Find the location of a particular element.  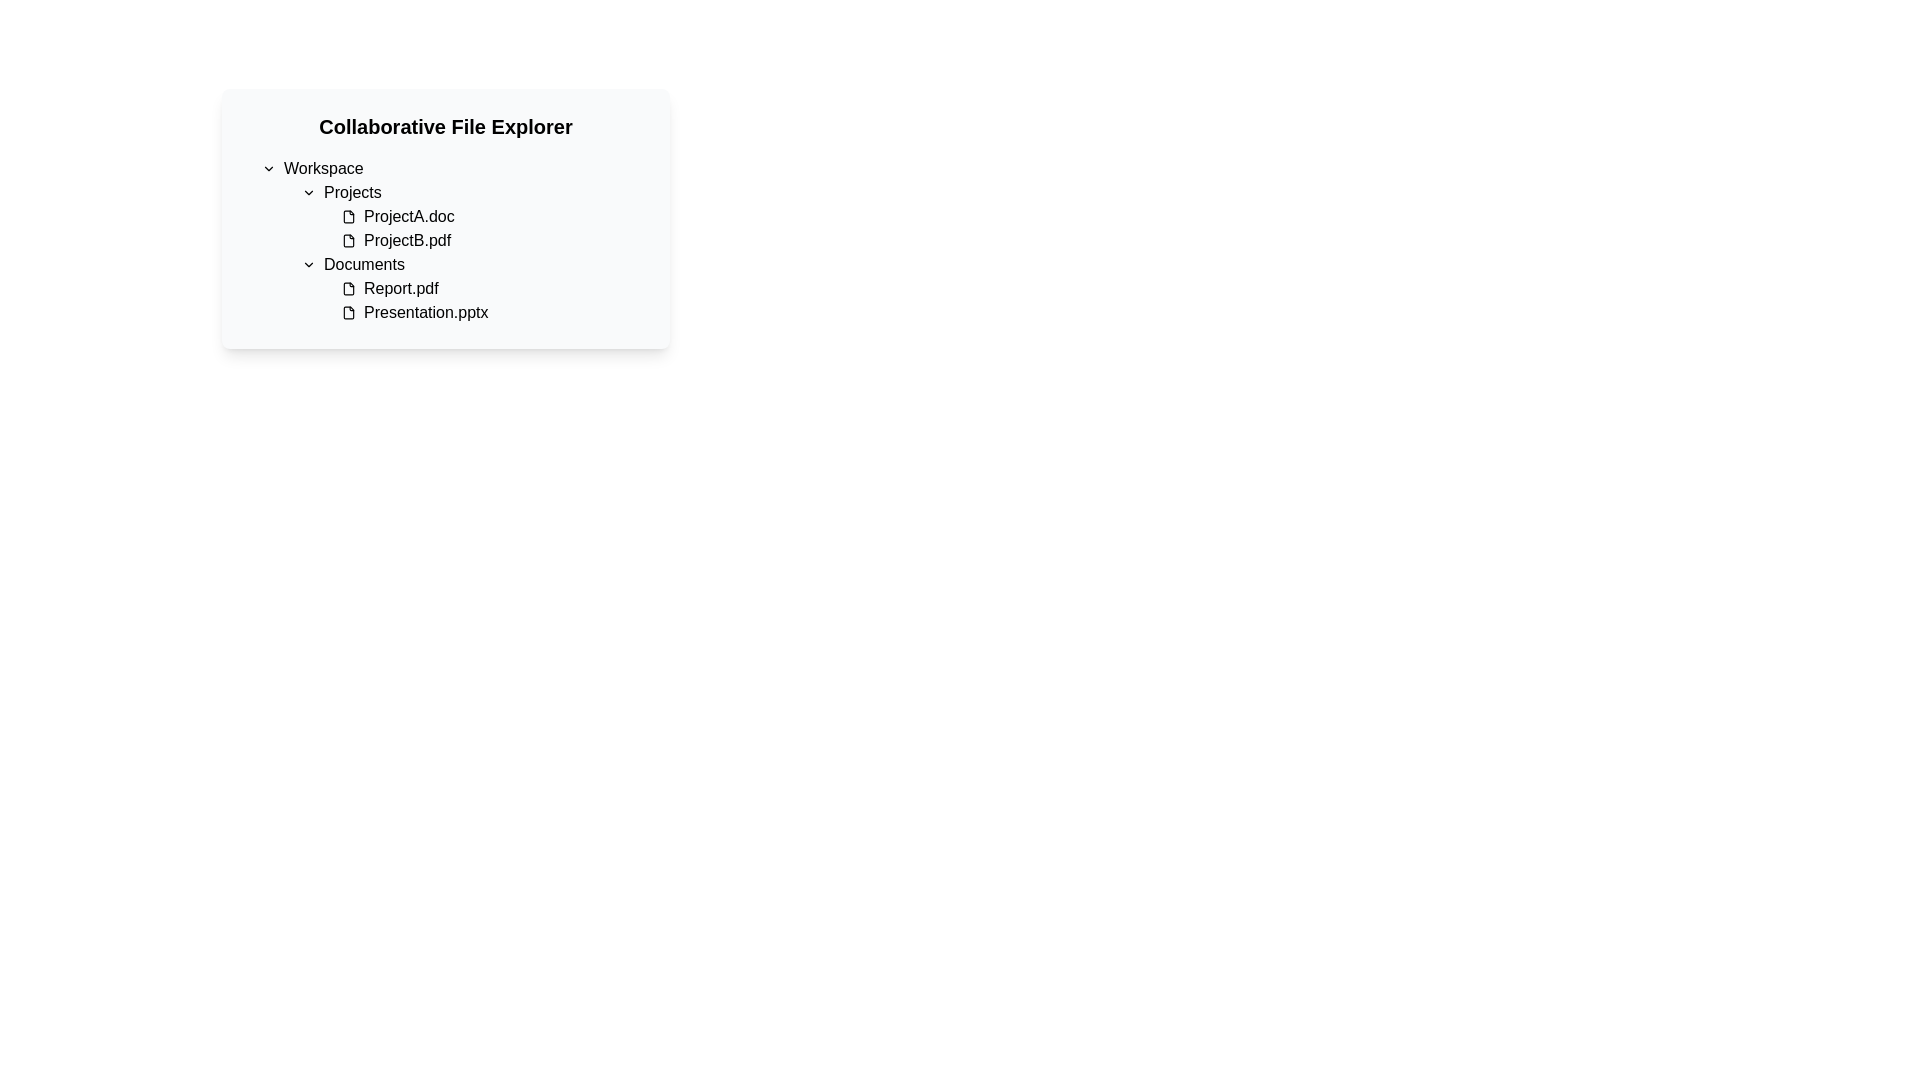

the 'Projects' text label which features a medium font weight and is located next to a downward-facing chevron icon, indicating additional options is located at coordinates (352, 192).